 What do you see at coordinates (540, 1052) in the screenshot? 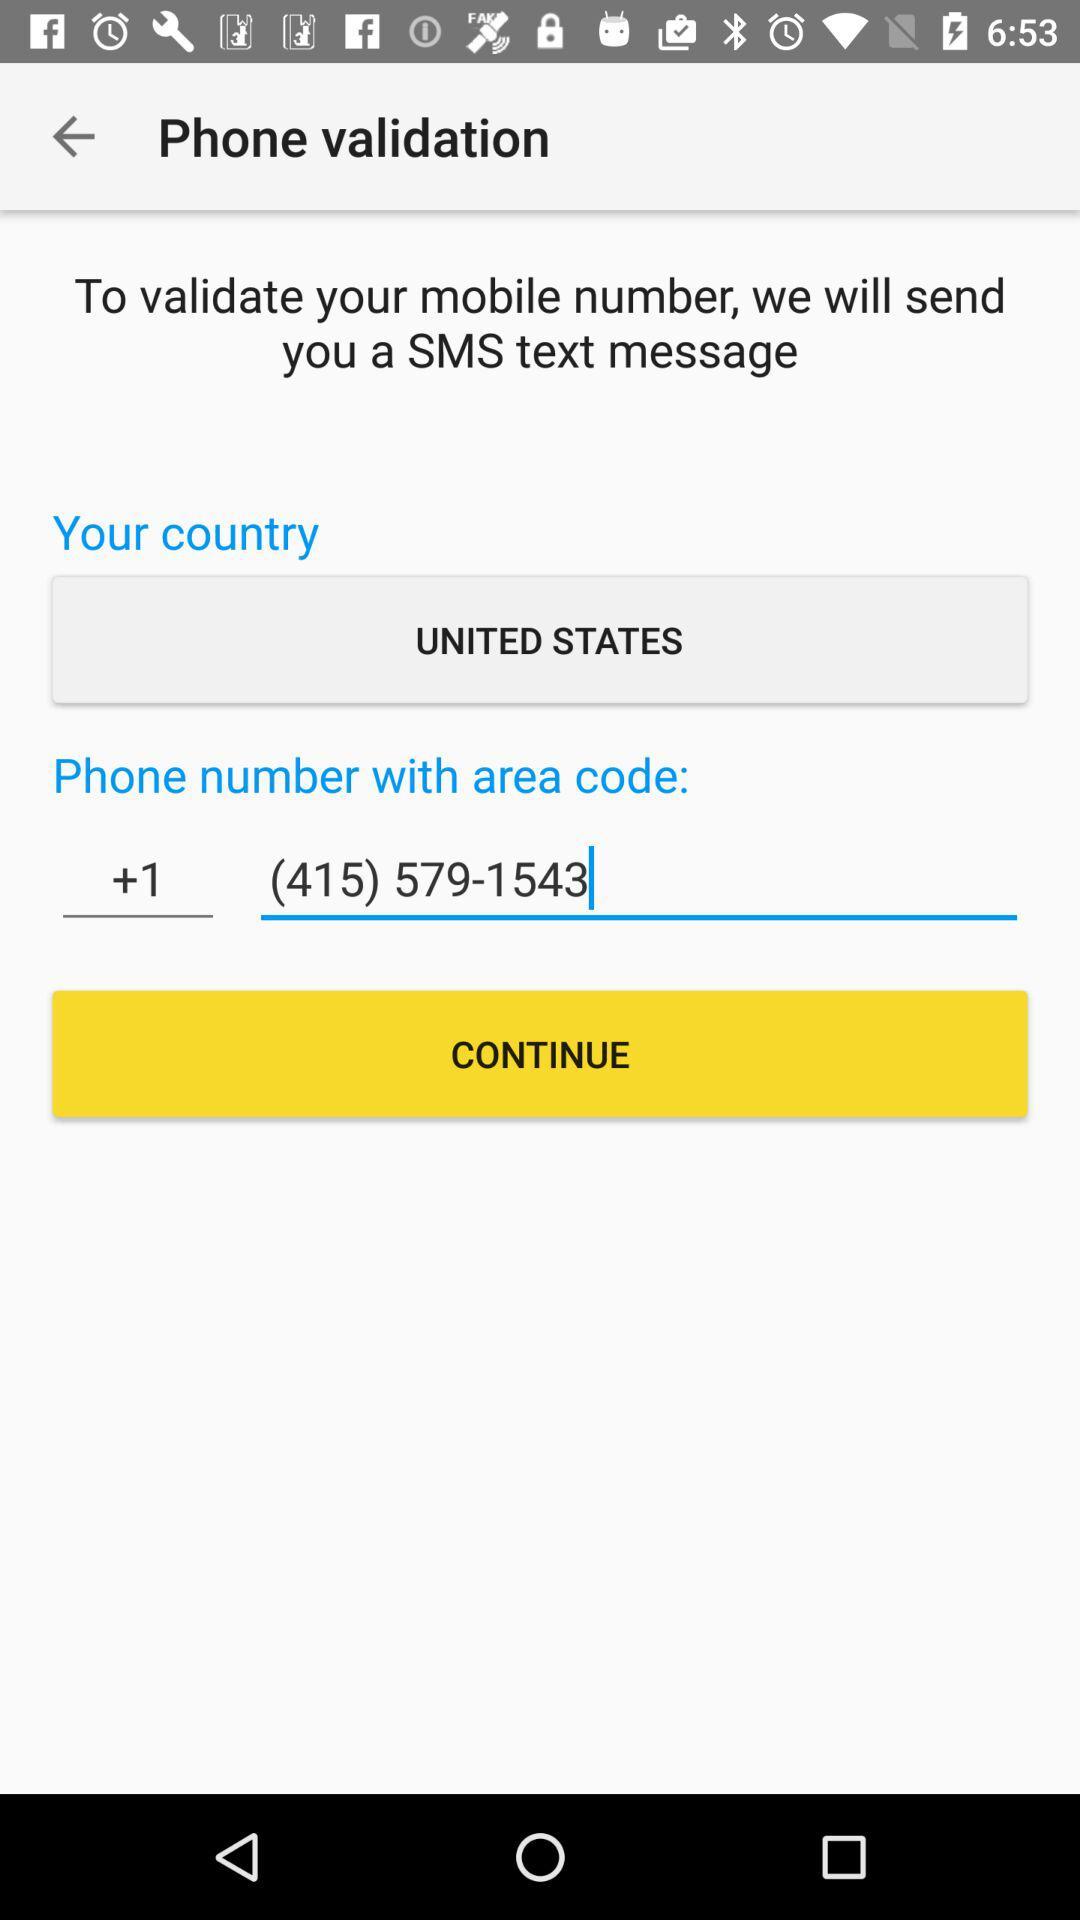
I see `continue item` at bounding box center [540, 1052].